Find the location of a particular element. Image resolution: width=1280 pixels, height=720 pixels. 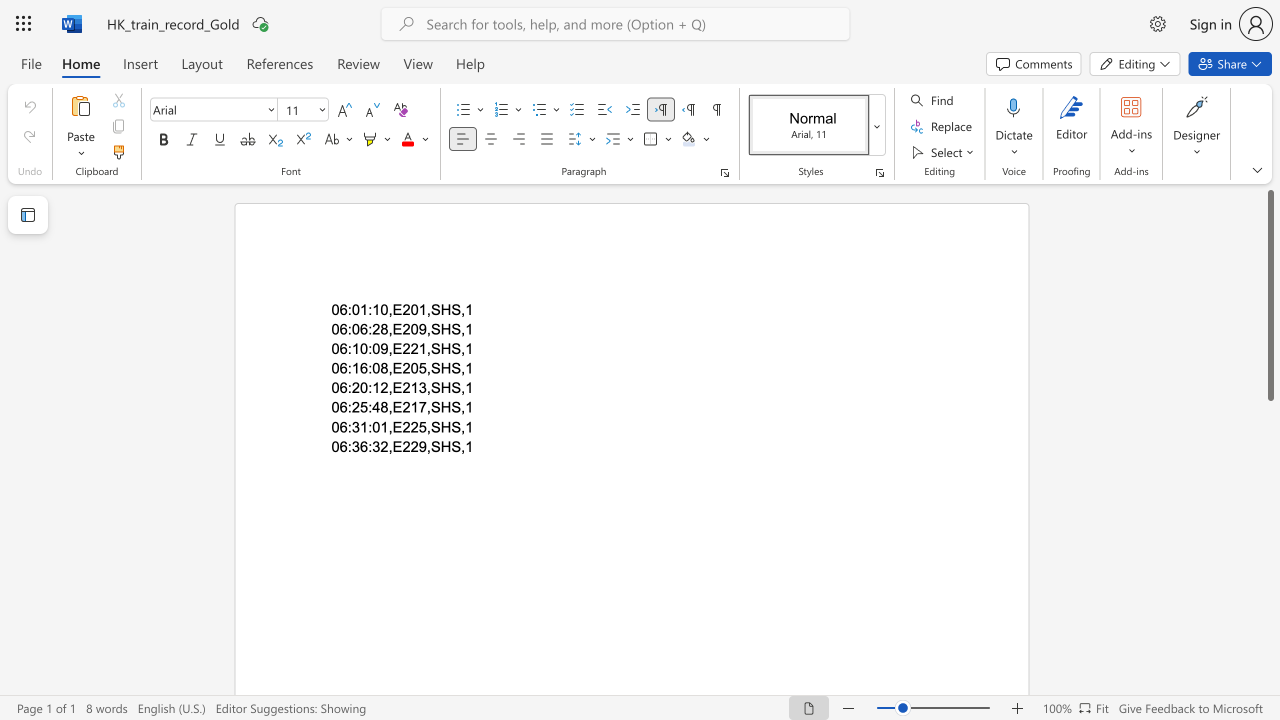

the scrollbar on the side is located at coordinates (1269, 450).